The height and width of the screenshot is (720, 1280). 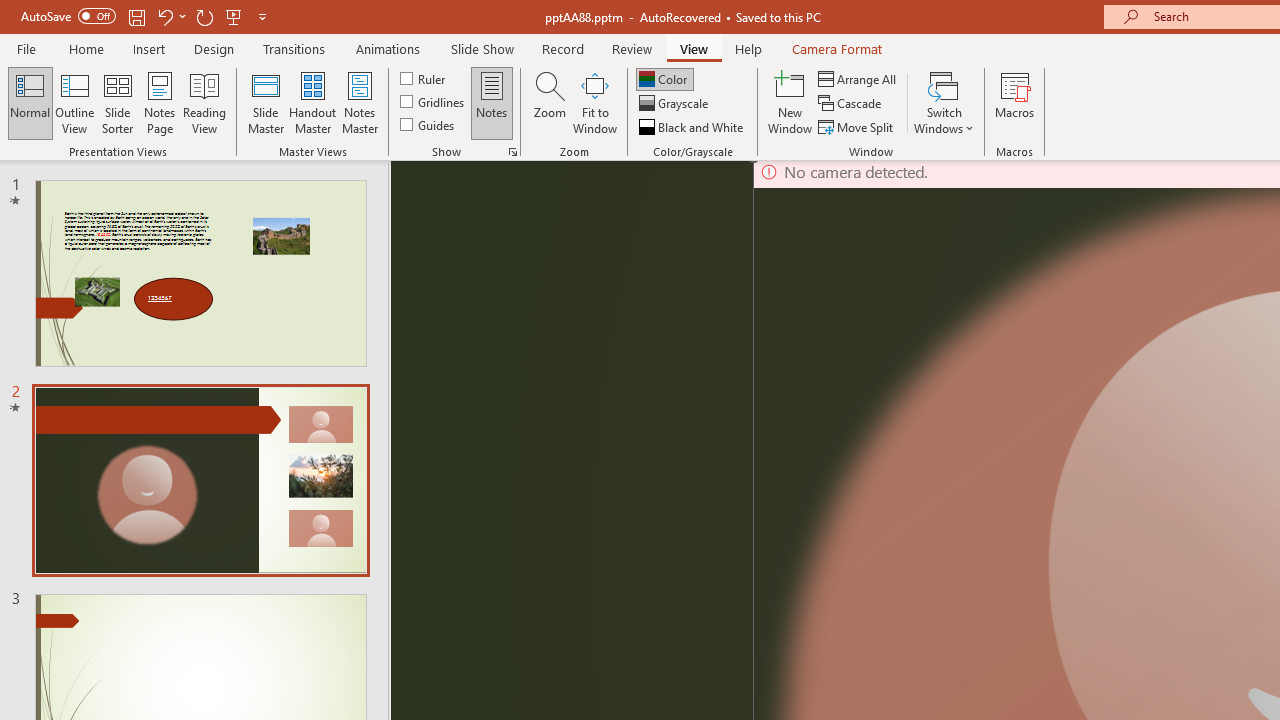 What do you see at coordinates (664, 78) in the screenshot?
I see `'Color'` at bounding box center [664, 78].